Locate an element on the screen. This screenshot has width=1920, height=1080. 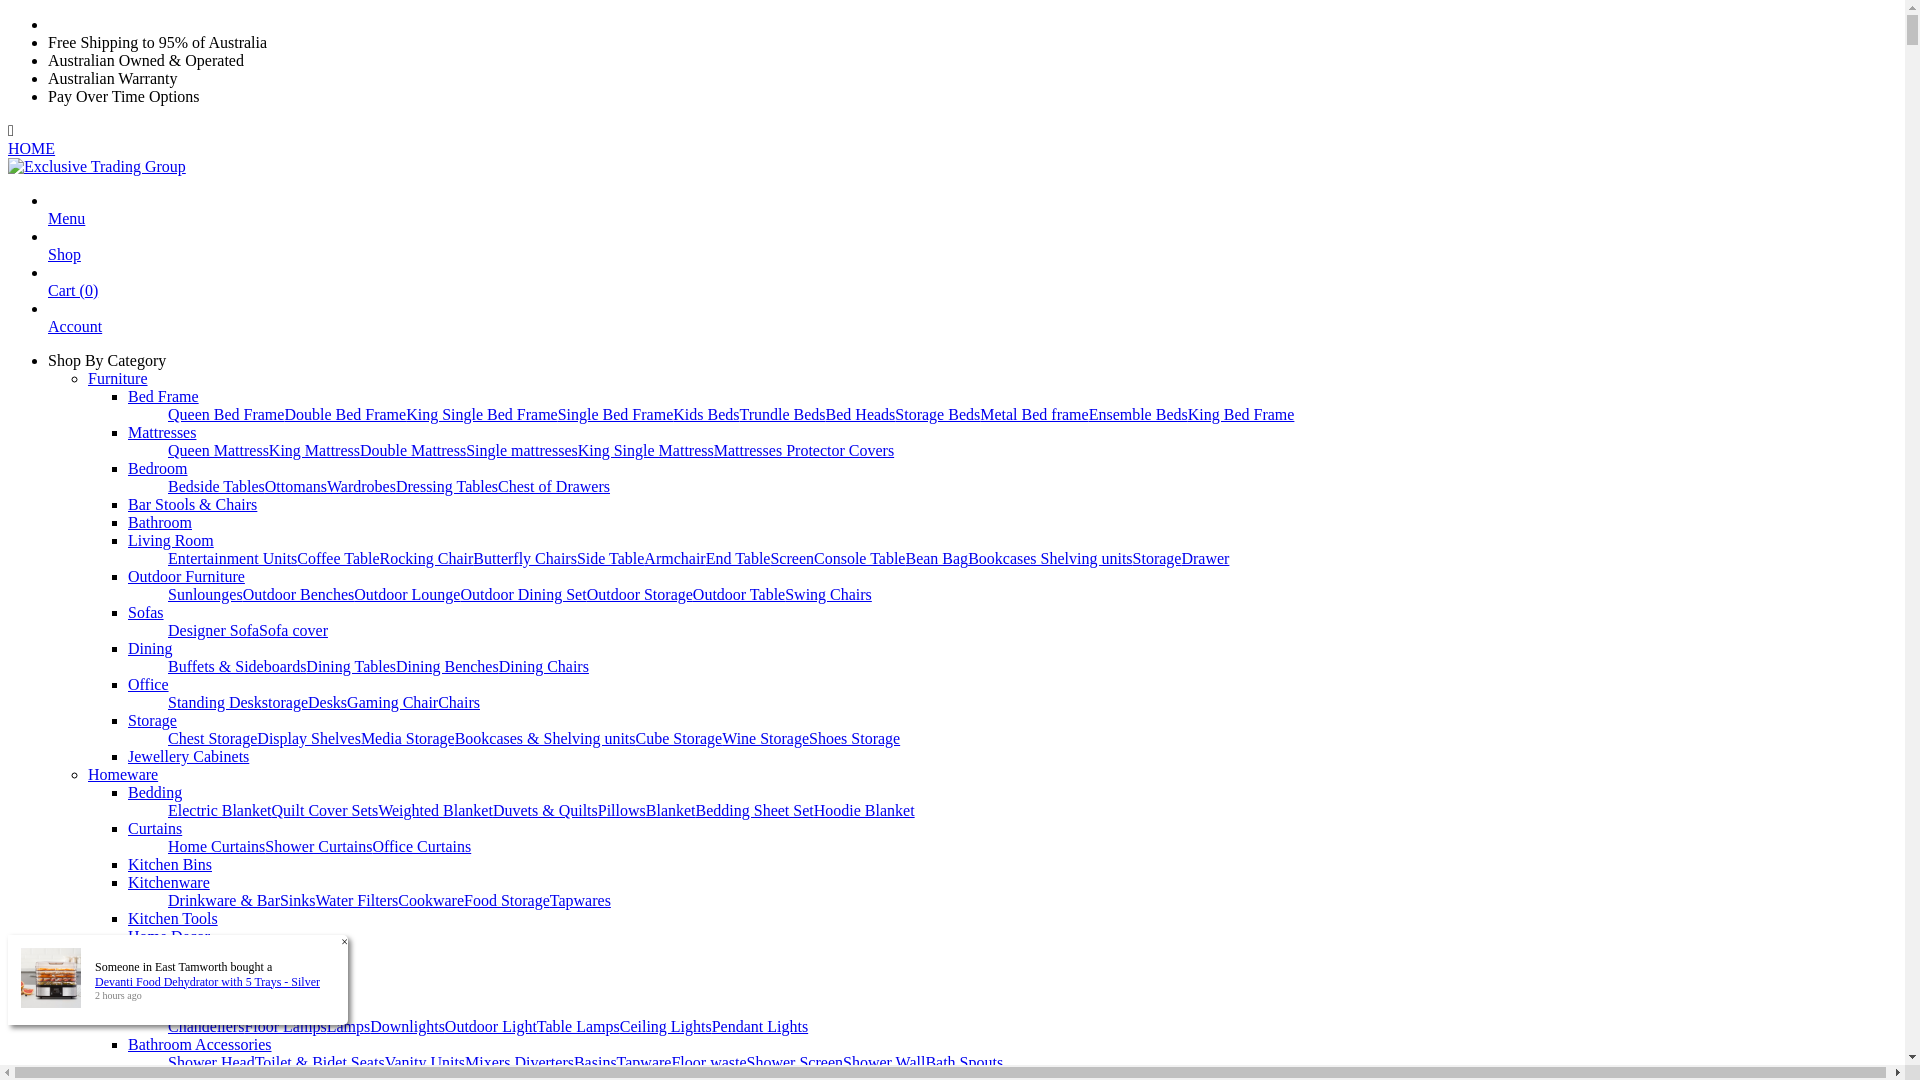
'Exclusive Trading Group' is located at coordinates (95, 165).